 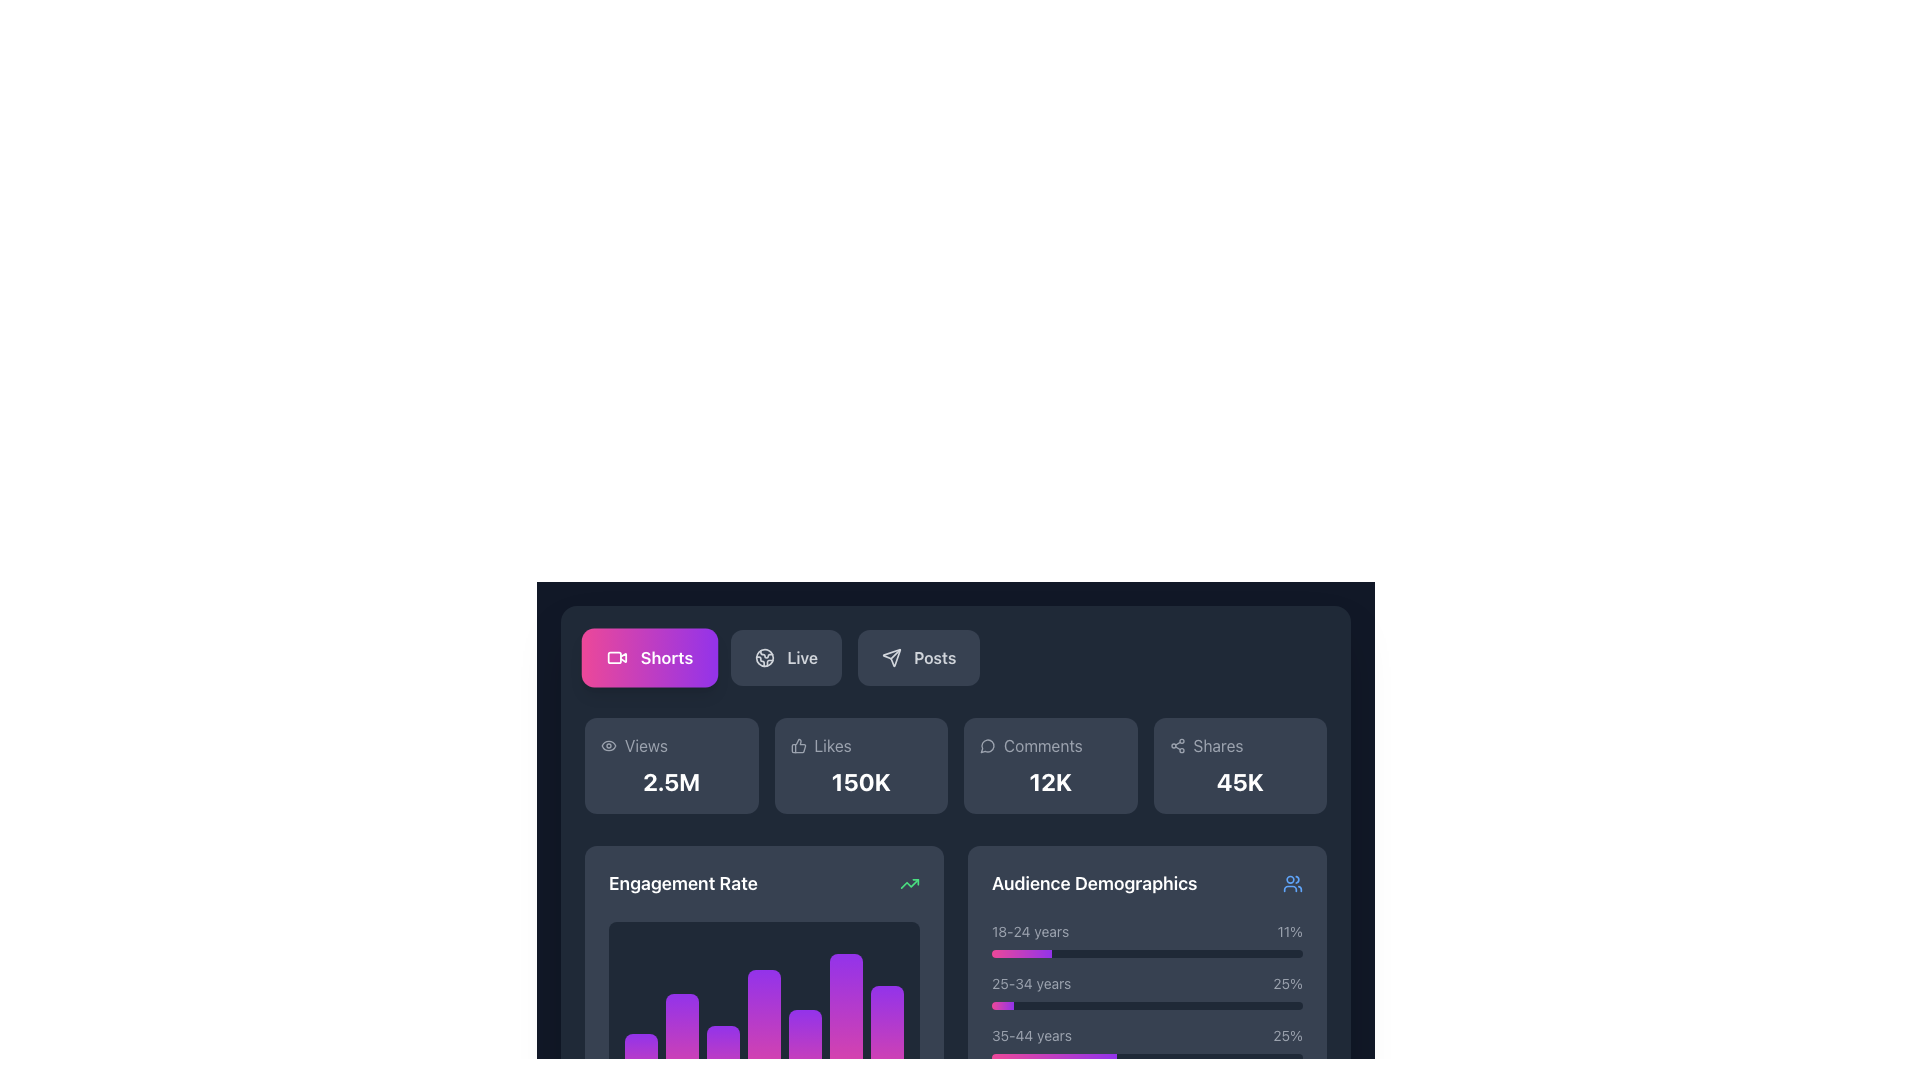 What do you see at coordinates (1239, 765) in the screenshot?
I see `the displayed data on the Statistical Display Card that shows the number of shares as '45K', which is the fourth card in a horizontal row of four cards` at bounding box center [1239, 765].